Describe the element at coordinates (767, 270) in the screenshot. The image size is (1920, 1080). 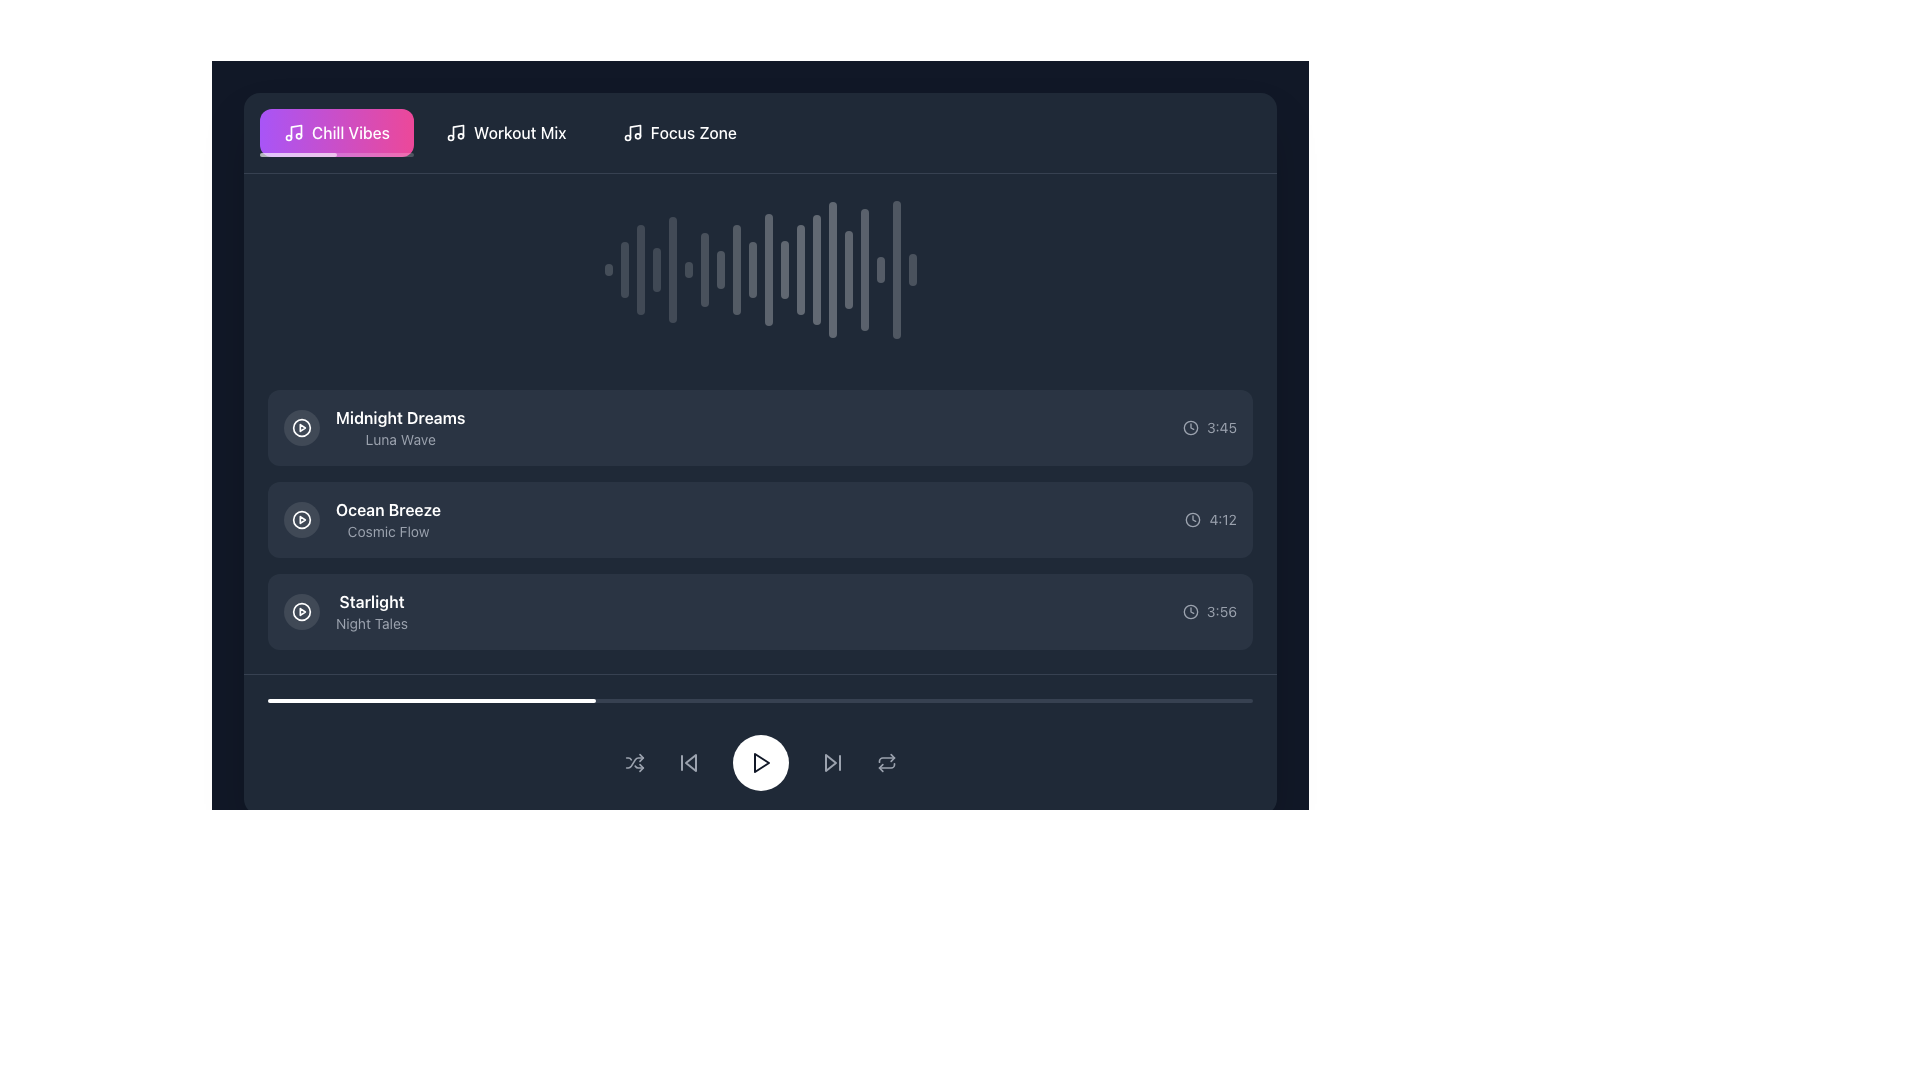
I see `the 11th vertical bar in the waveform display, which is a non-interactive graphical bar indicator with a transparent white appearance and rounded edges` at that location.